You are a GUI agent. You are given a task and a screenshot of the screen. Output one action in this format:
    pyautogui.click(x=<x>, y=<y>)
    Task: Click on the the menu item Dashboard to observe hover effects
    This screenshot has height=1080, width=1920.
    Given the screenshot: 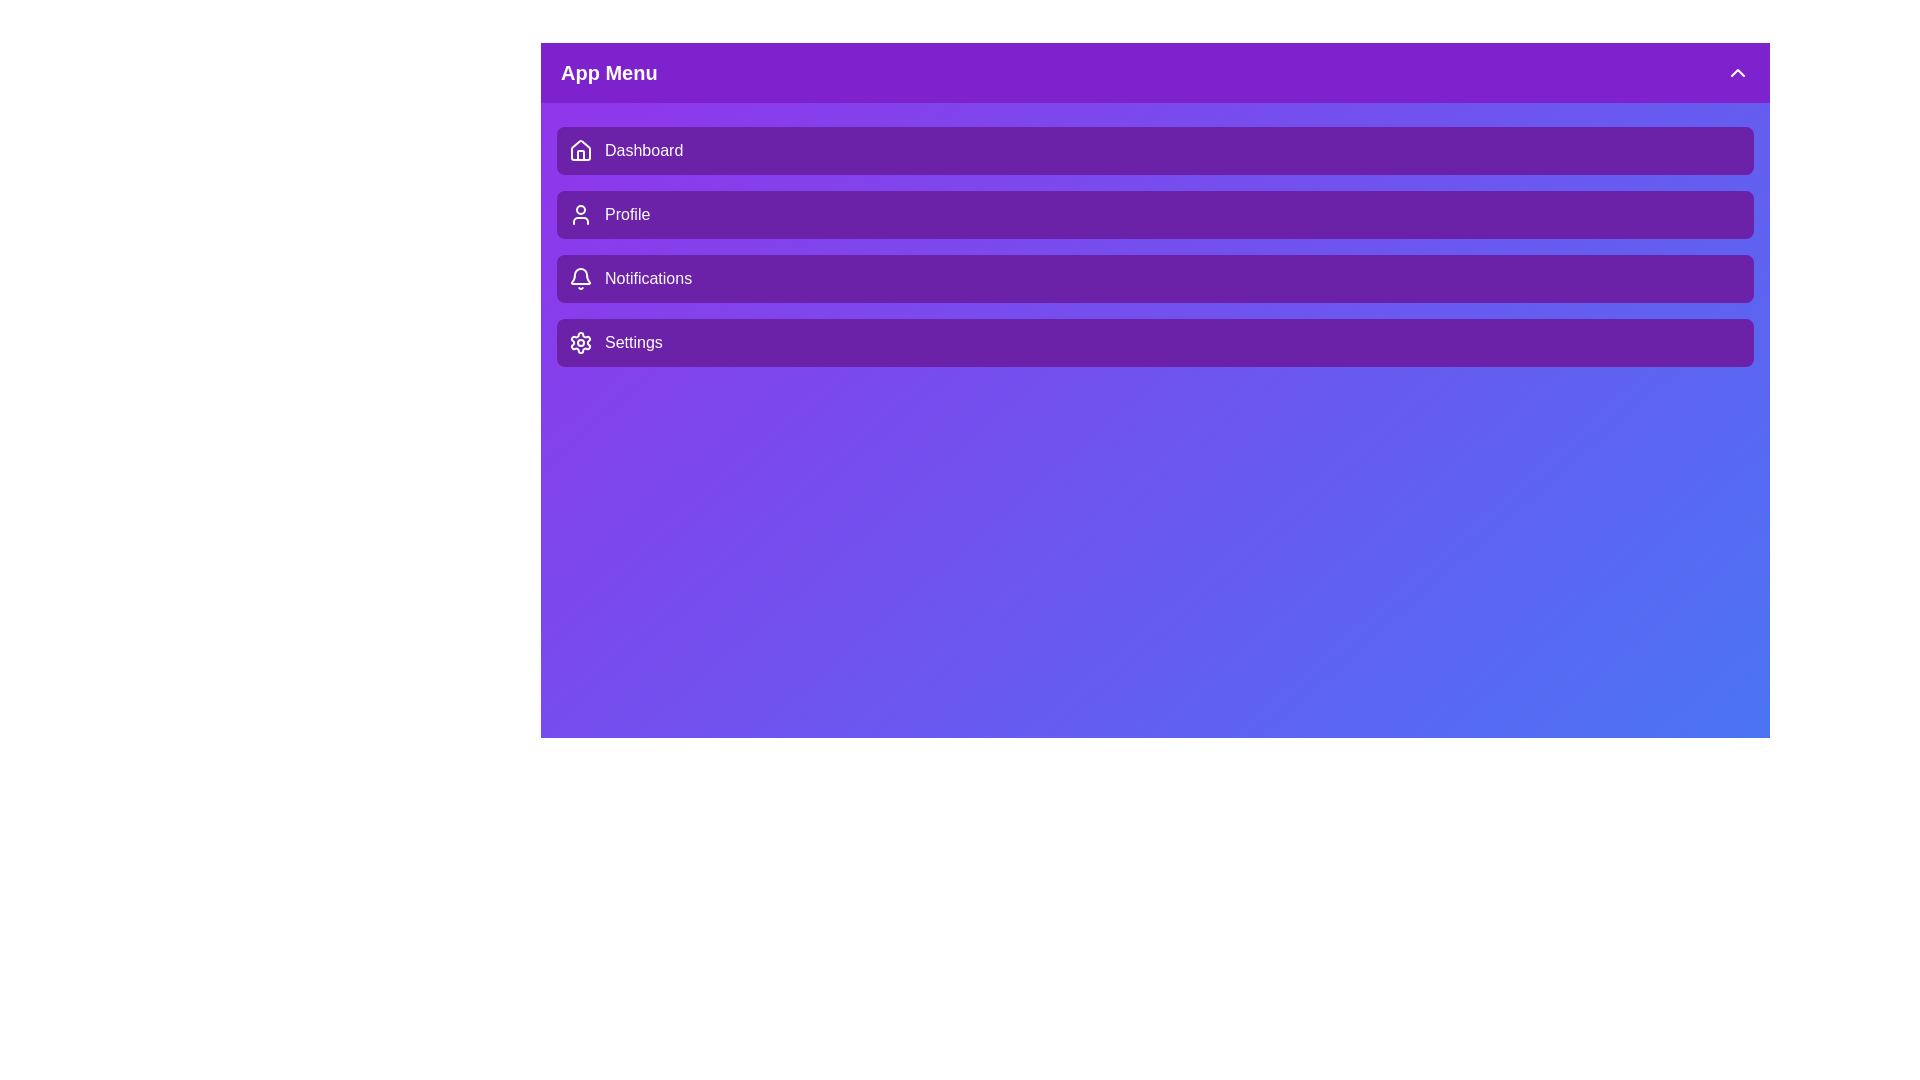 What is the action you would take?
    pyautogui.click(x=1155, y=149)
    